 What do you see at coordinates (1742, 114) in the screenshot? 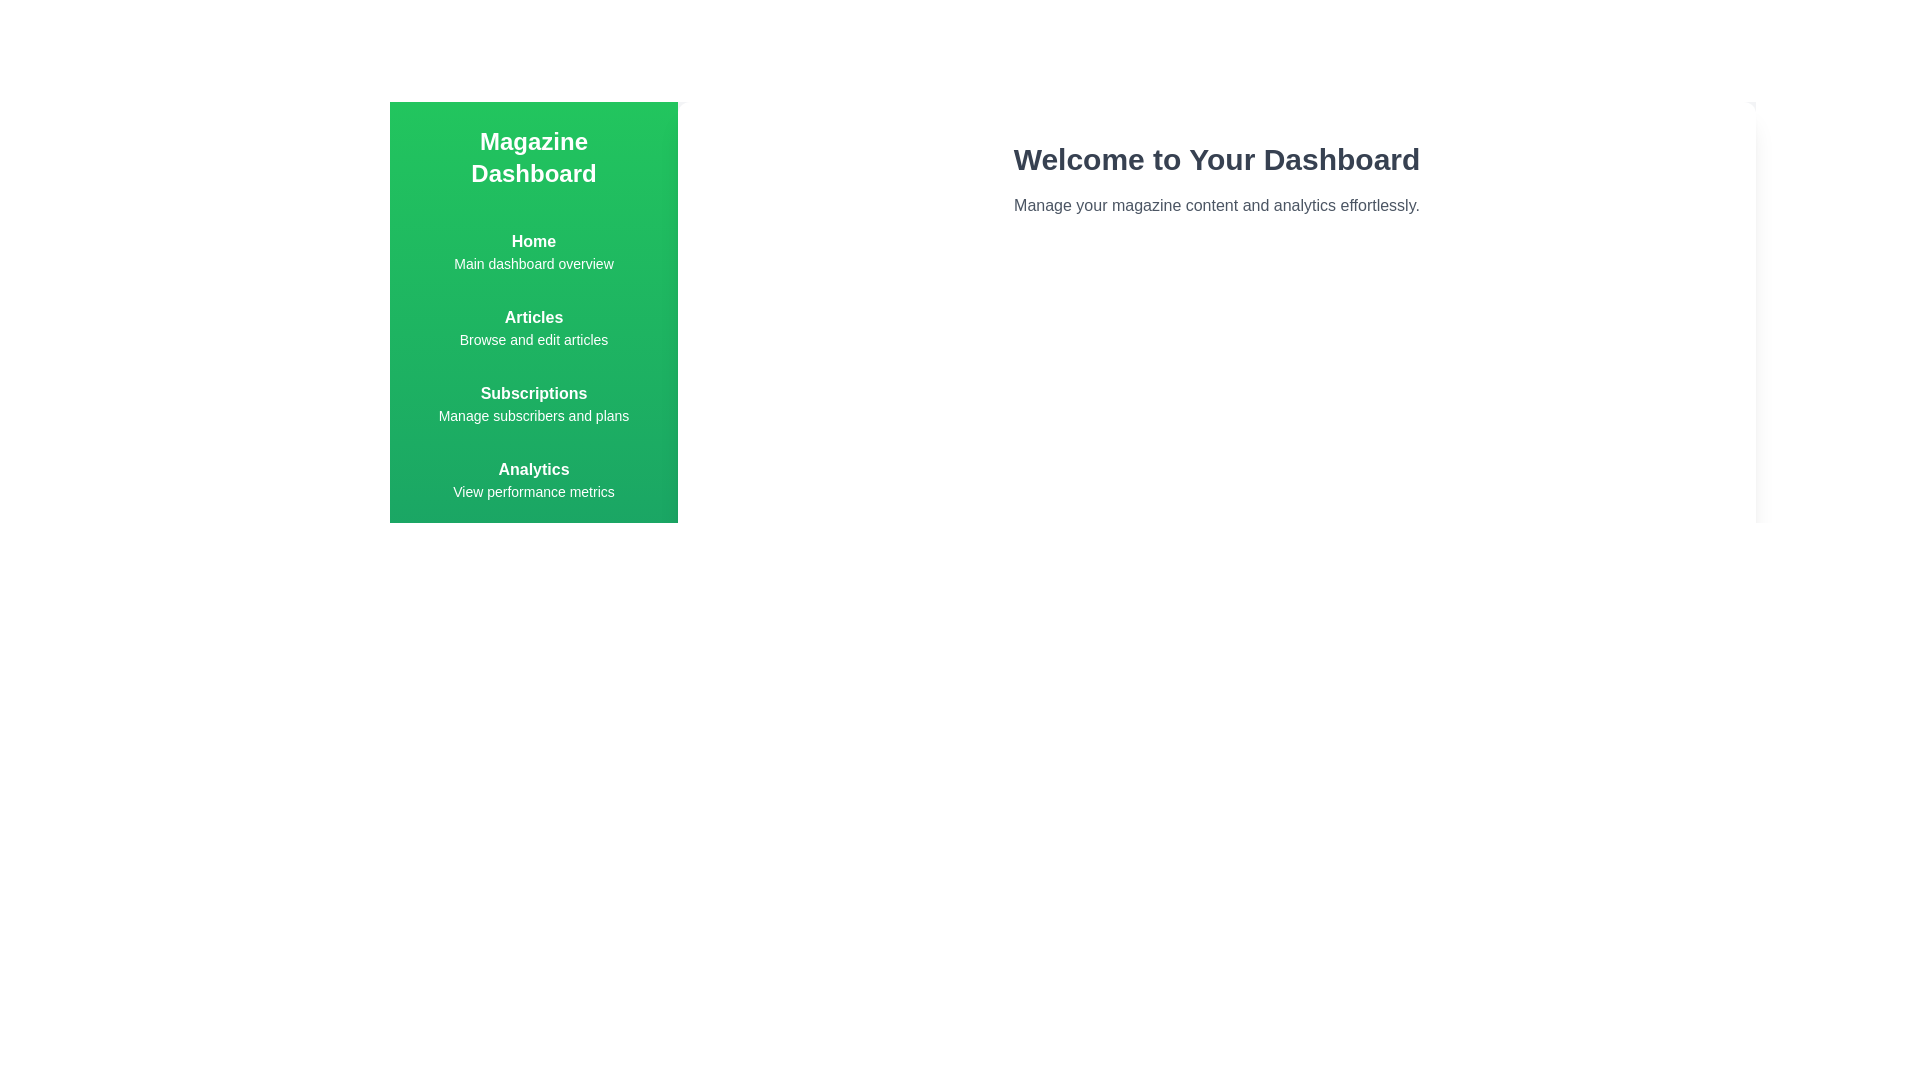
I see `the close button at the top right of the drawer to toggle its visibility` at bounding box center [1742, 114].